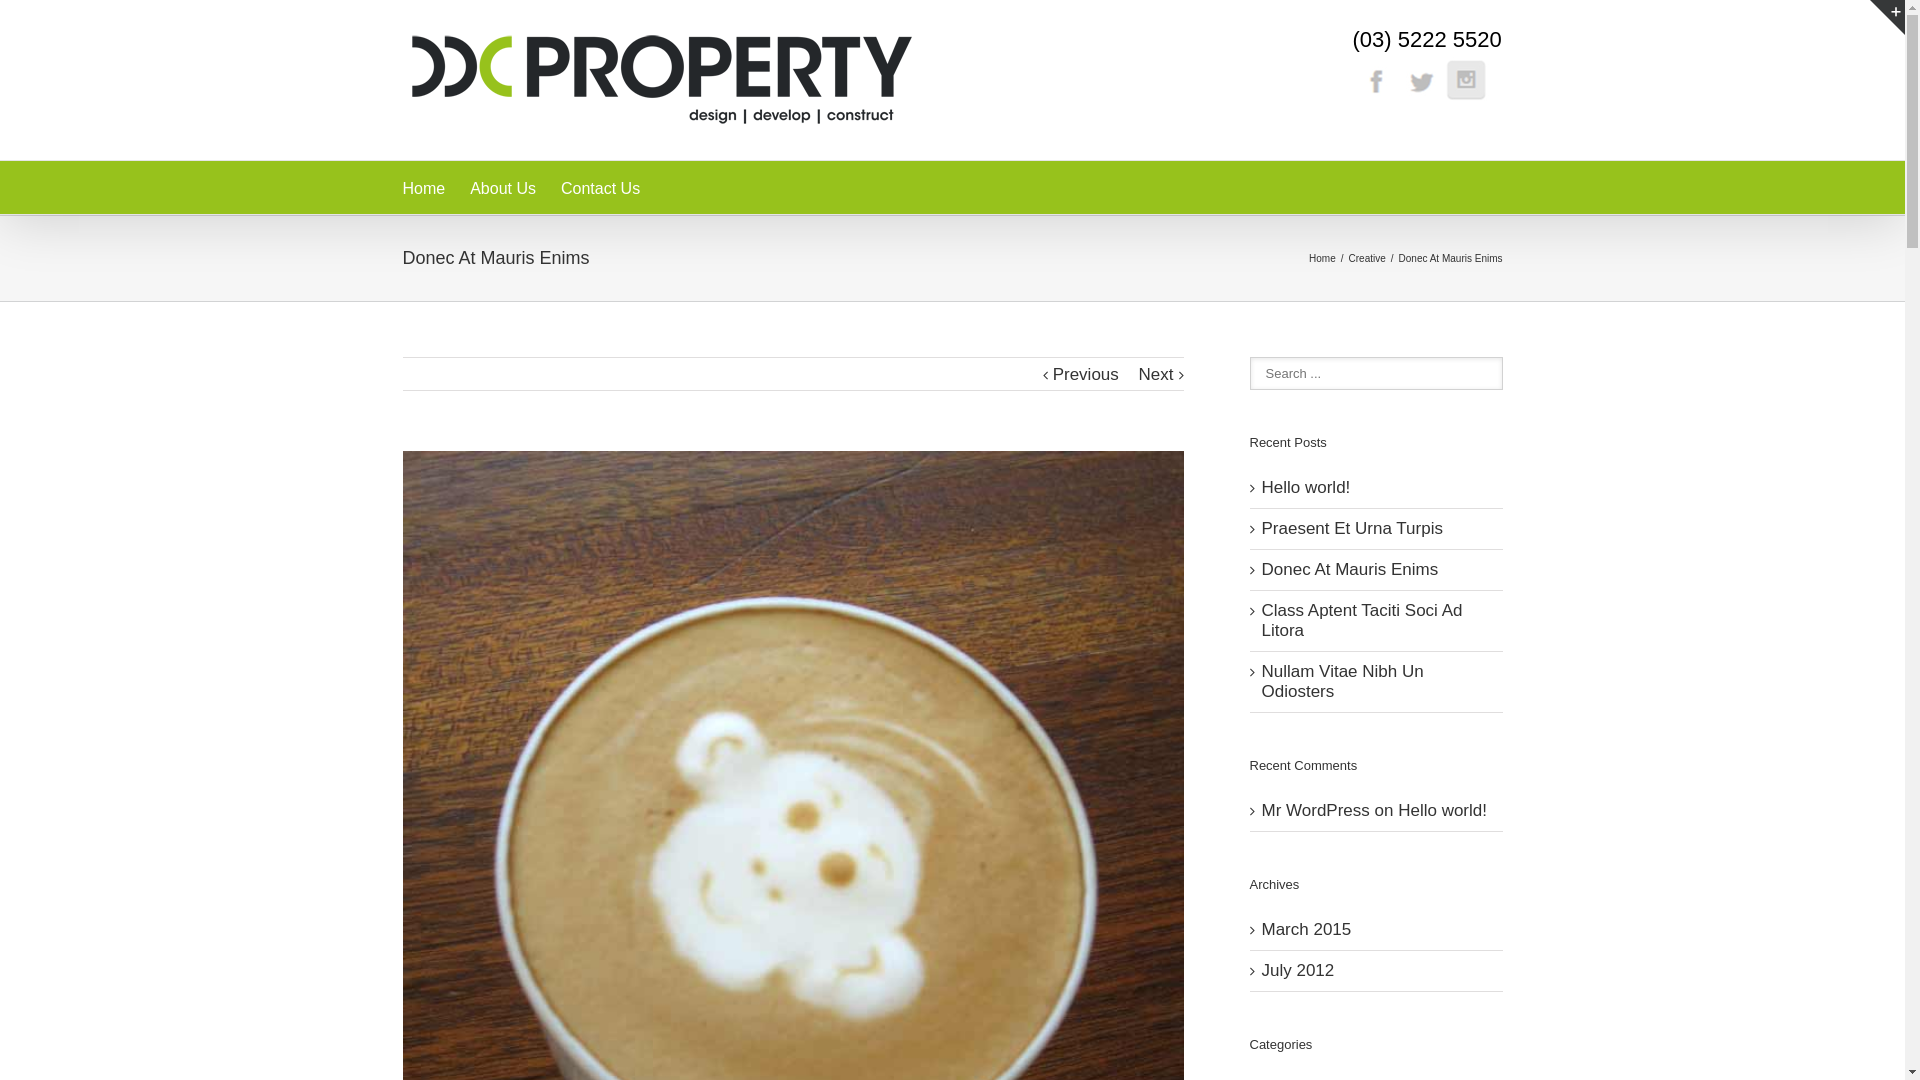  What do you see at coordinates (1261, 680) in the screenshot?
I see `'Nullam Vitae Nibh Un Odiosters'` at bounding box center [1261, 680].